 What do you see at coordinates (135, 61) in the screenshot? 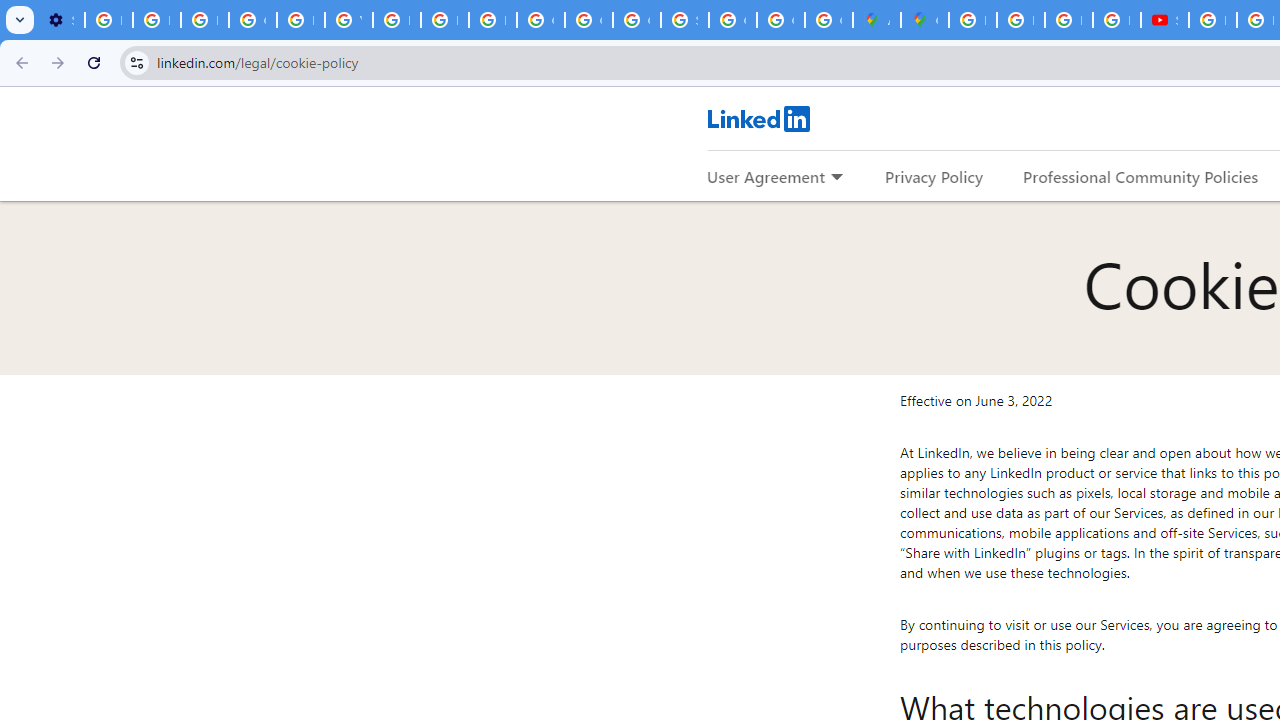
I see `'View site information'` at bounding box center [135, 61].